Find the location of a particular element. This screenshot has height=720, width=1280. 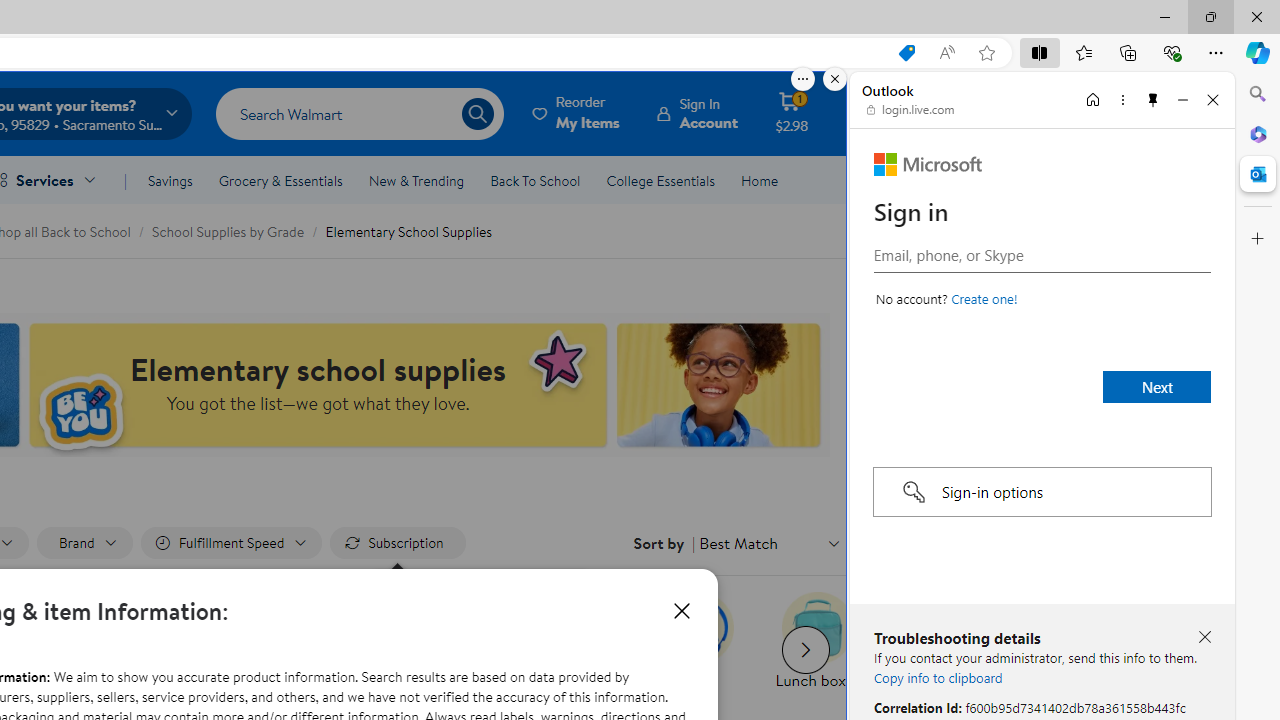

'Create a Microsoft account' is located at coordinates (984, 298).